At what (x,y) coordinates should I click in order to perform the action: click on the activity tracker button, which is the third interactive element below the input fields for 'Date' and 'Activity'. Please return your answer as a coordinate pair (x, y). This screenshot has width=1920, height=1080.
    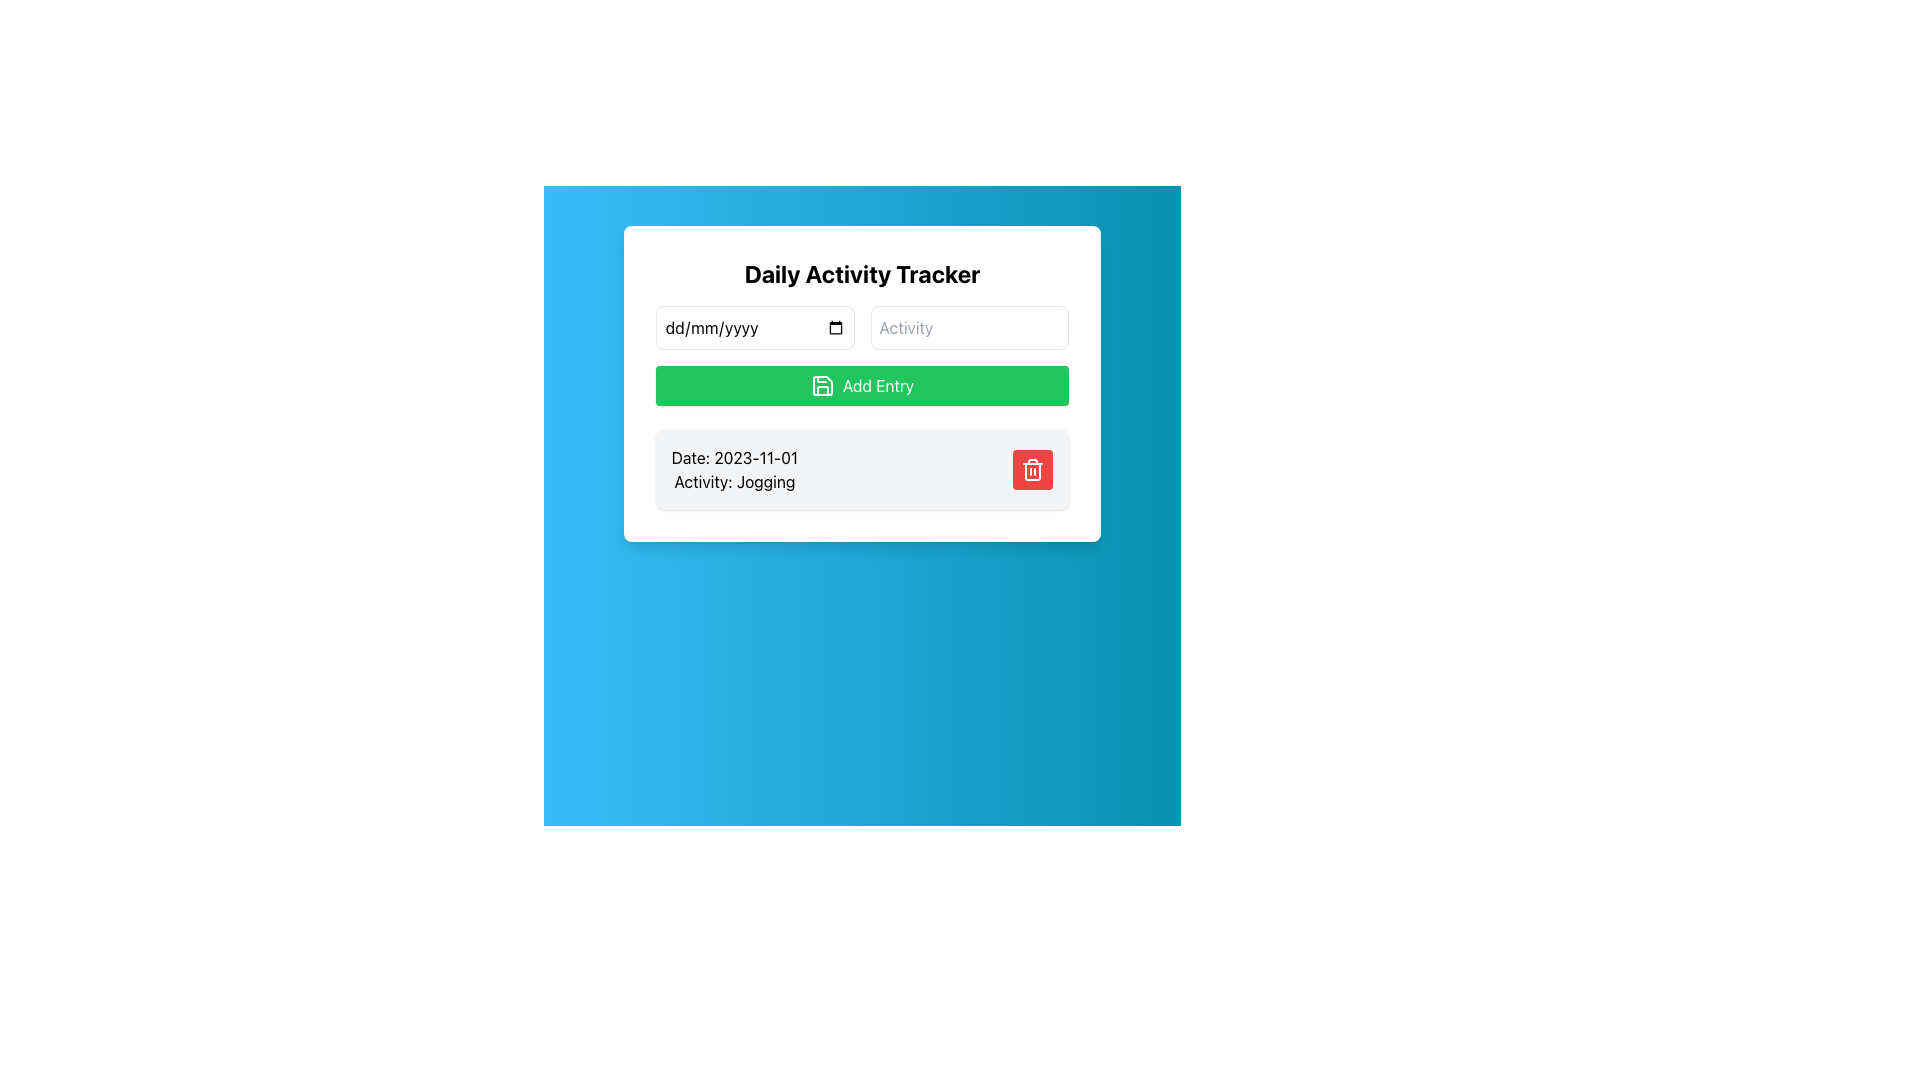
    Looking at the image, I should click on (862, 385).